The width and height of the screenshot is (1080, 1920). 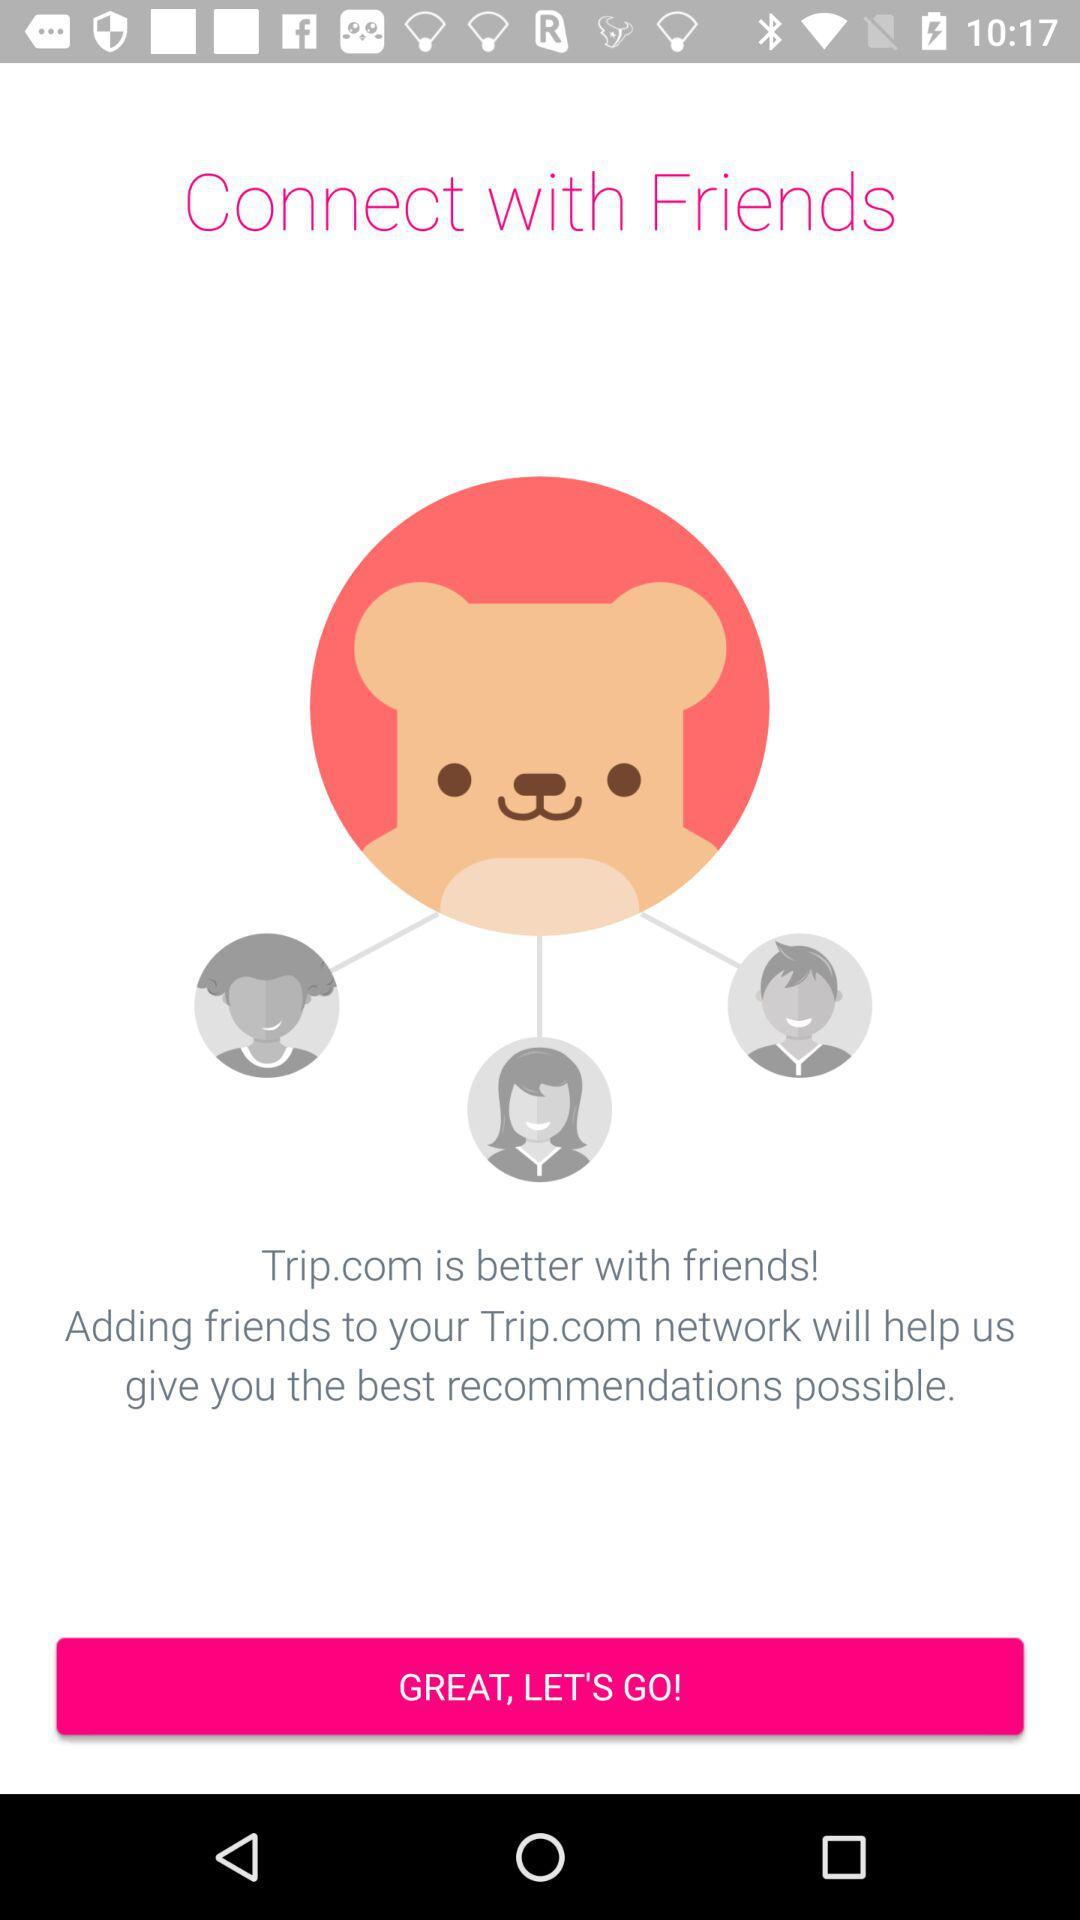 I want to click on great let s, so click(x=540, y=1688).